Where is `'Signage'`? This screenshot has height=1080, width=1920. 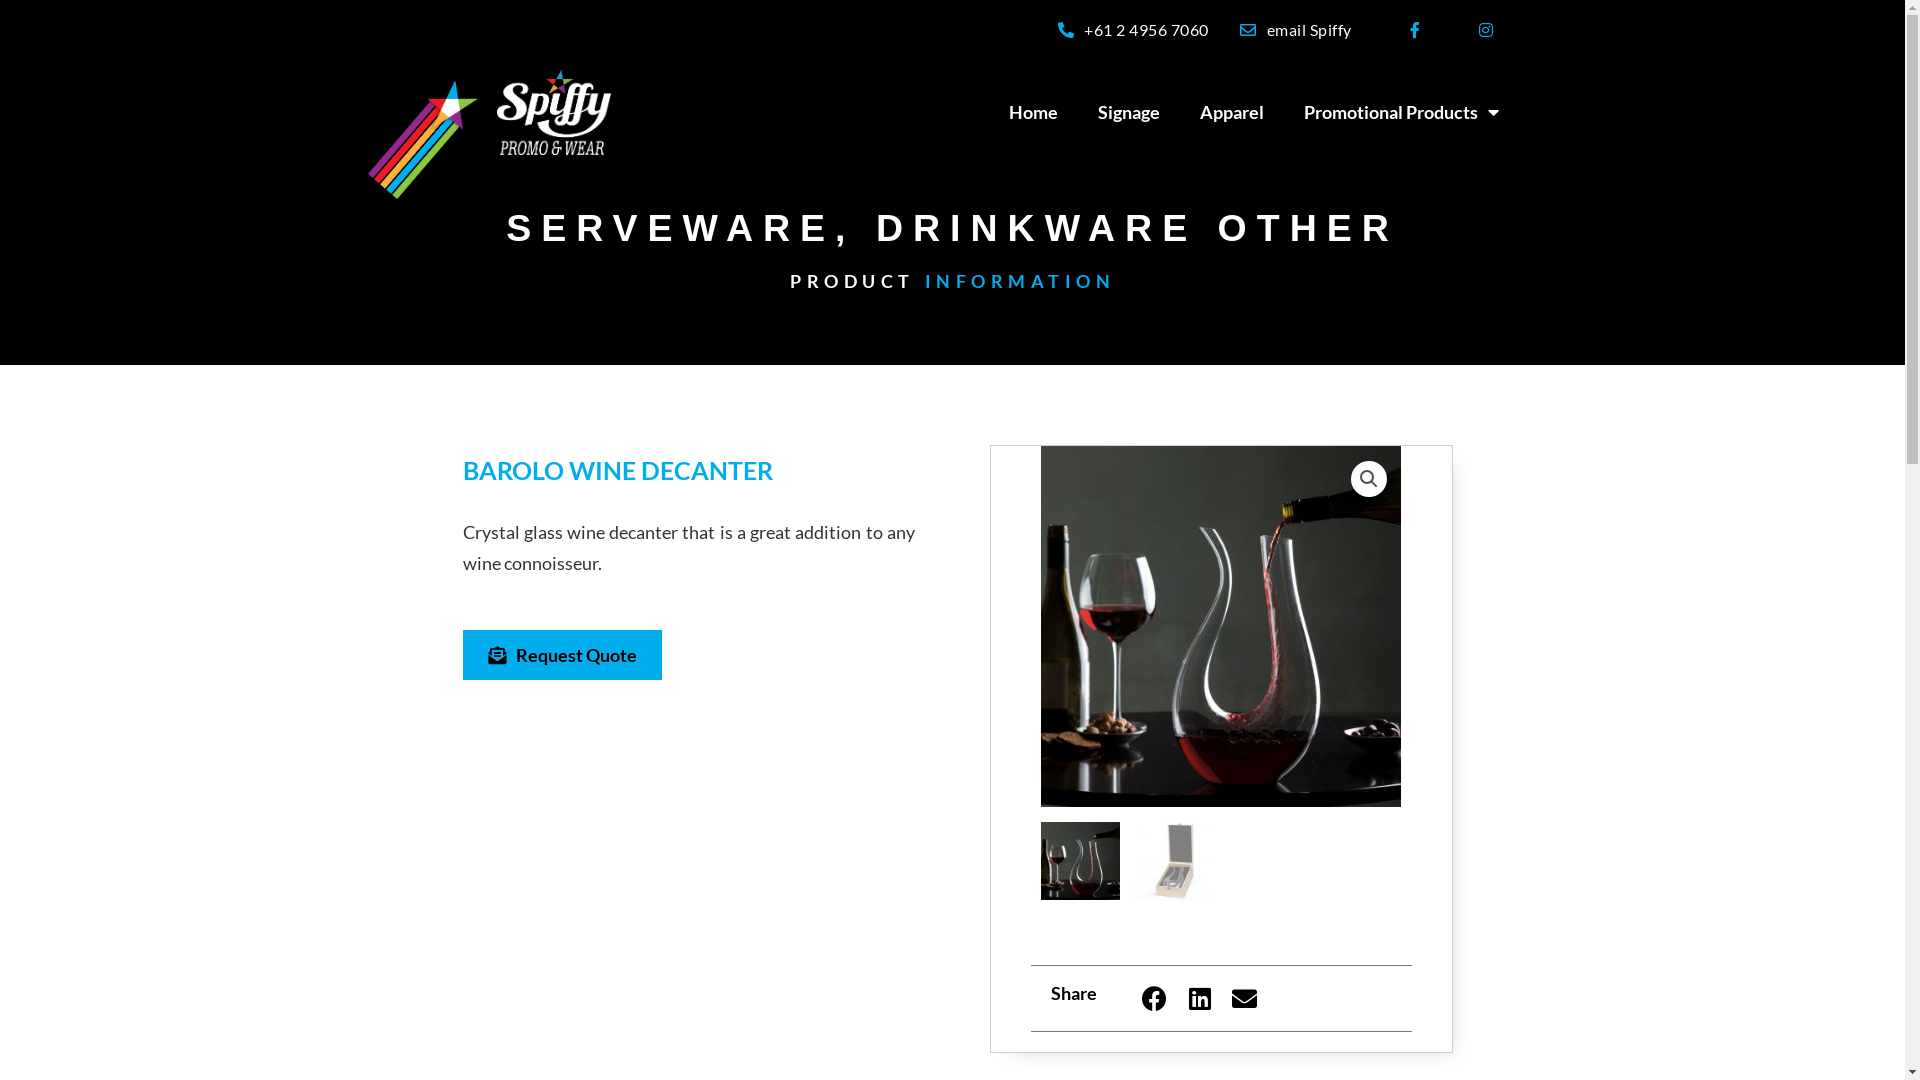 'Signage' is located at coordinates (1128, 111).